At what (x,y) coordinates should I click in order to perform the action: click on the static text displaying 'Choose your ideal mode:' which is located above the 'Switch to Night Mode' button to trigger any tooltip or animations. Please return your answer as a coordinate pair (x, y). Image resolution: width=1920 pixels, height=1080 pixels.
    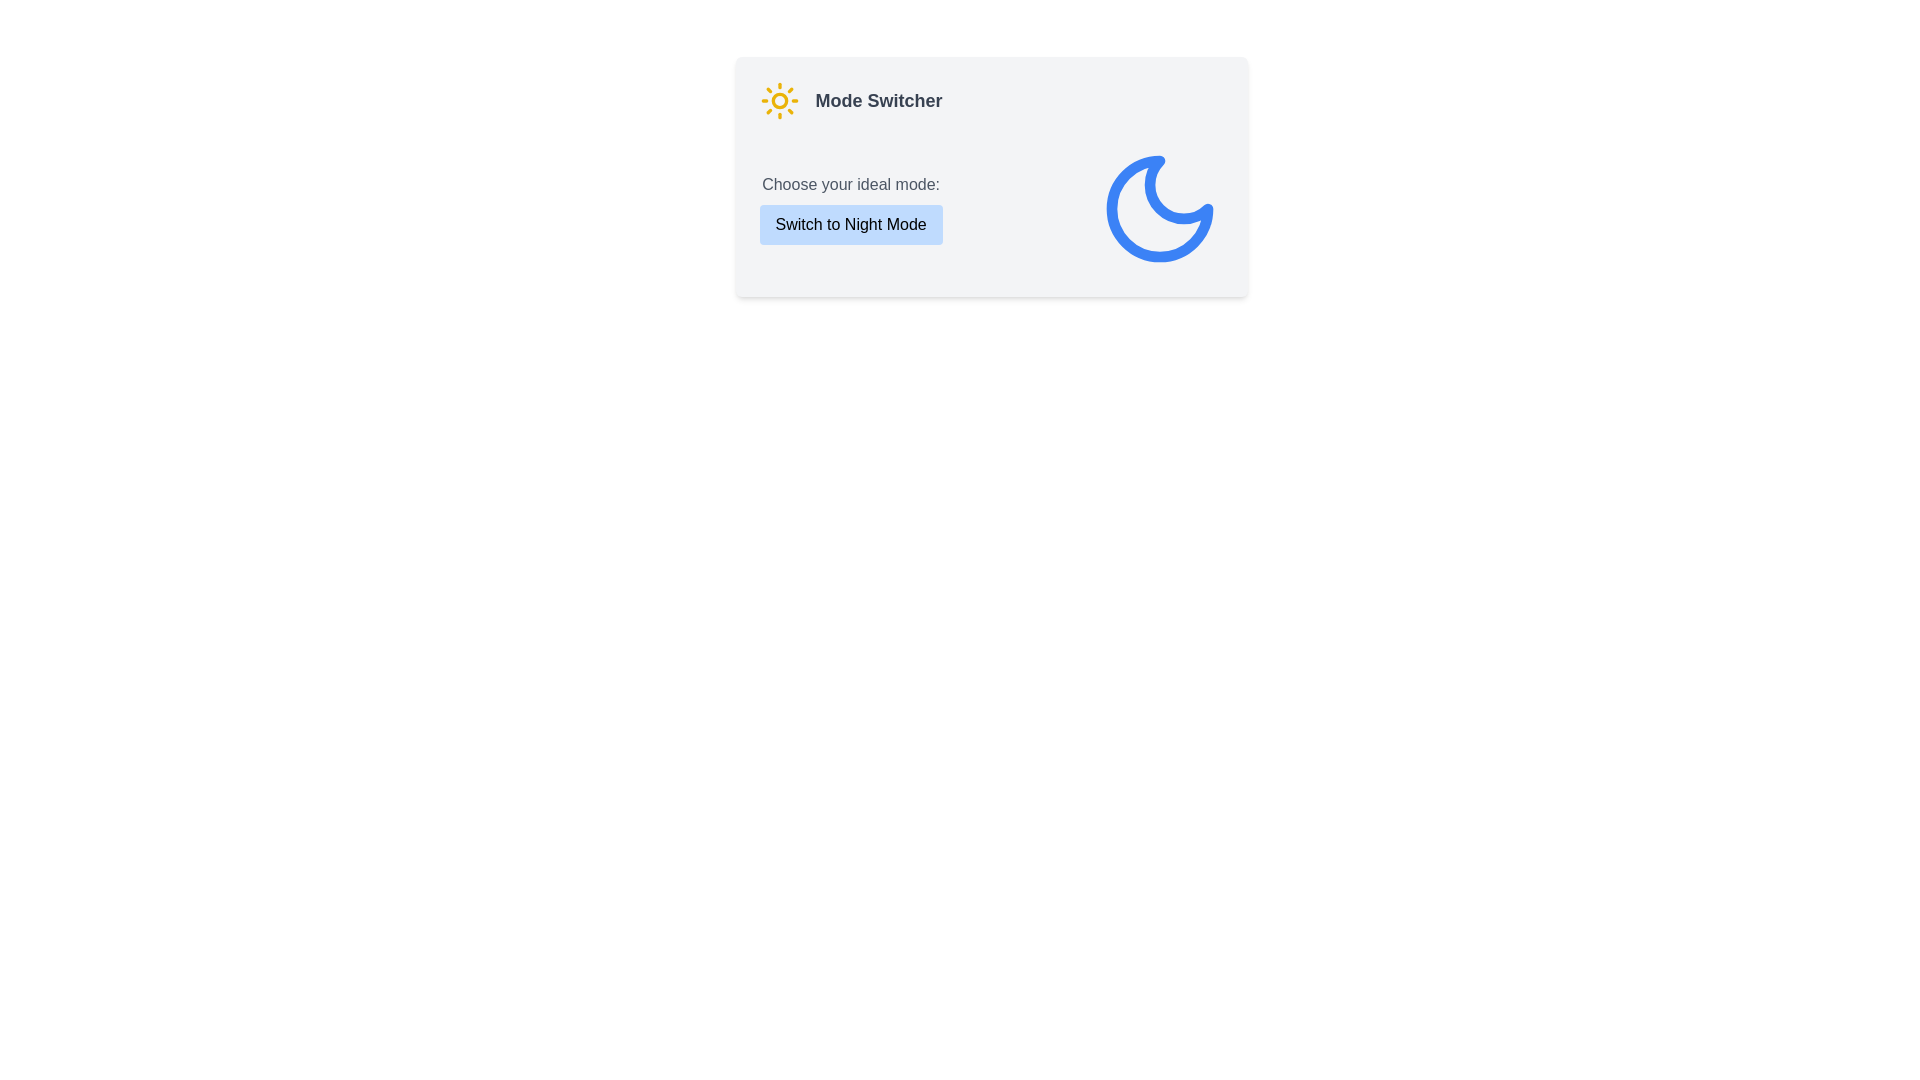
    Looking at the image, I should click on (851, 185).